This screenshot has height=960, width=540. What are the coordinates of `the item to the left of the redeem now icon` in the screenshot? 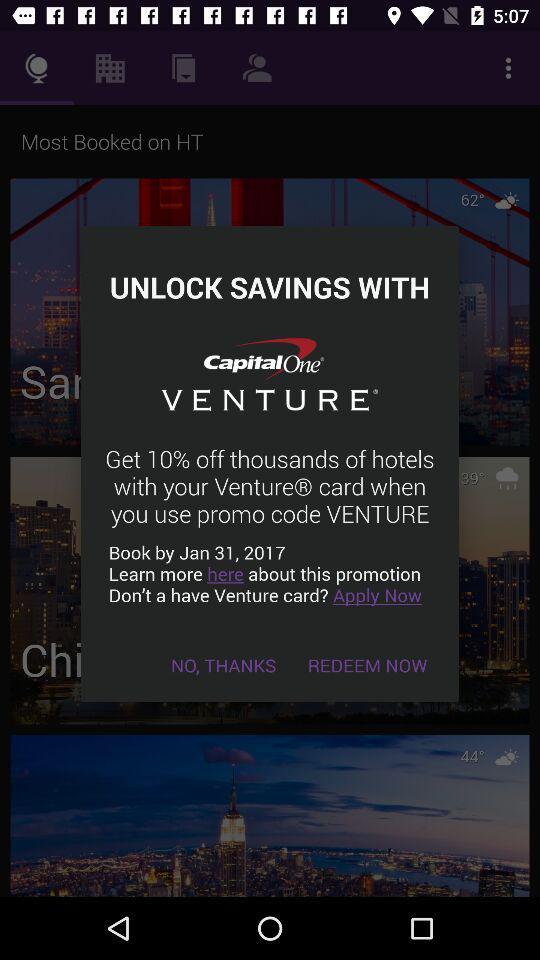 It's located at (222, 665).